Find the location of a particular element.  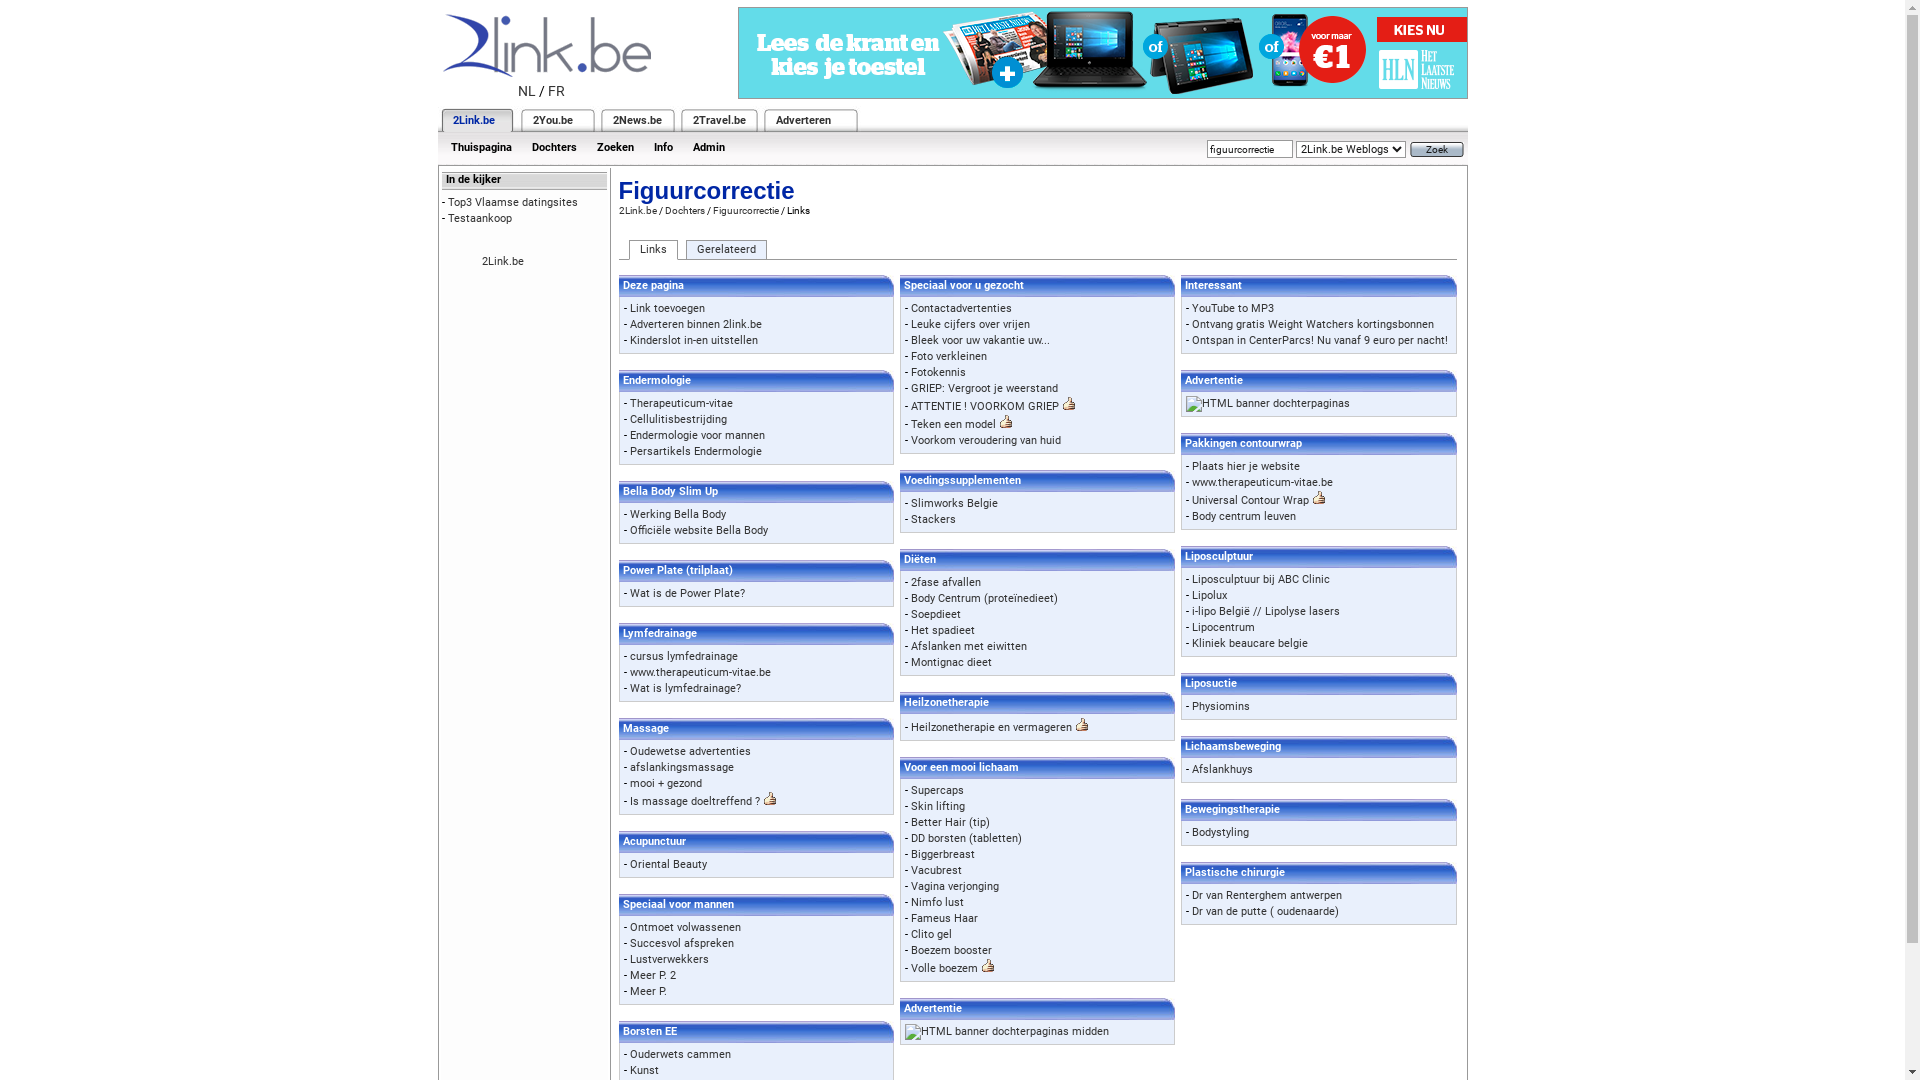

'Vagina verjonging' is located at coordinates (954, 885).